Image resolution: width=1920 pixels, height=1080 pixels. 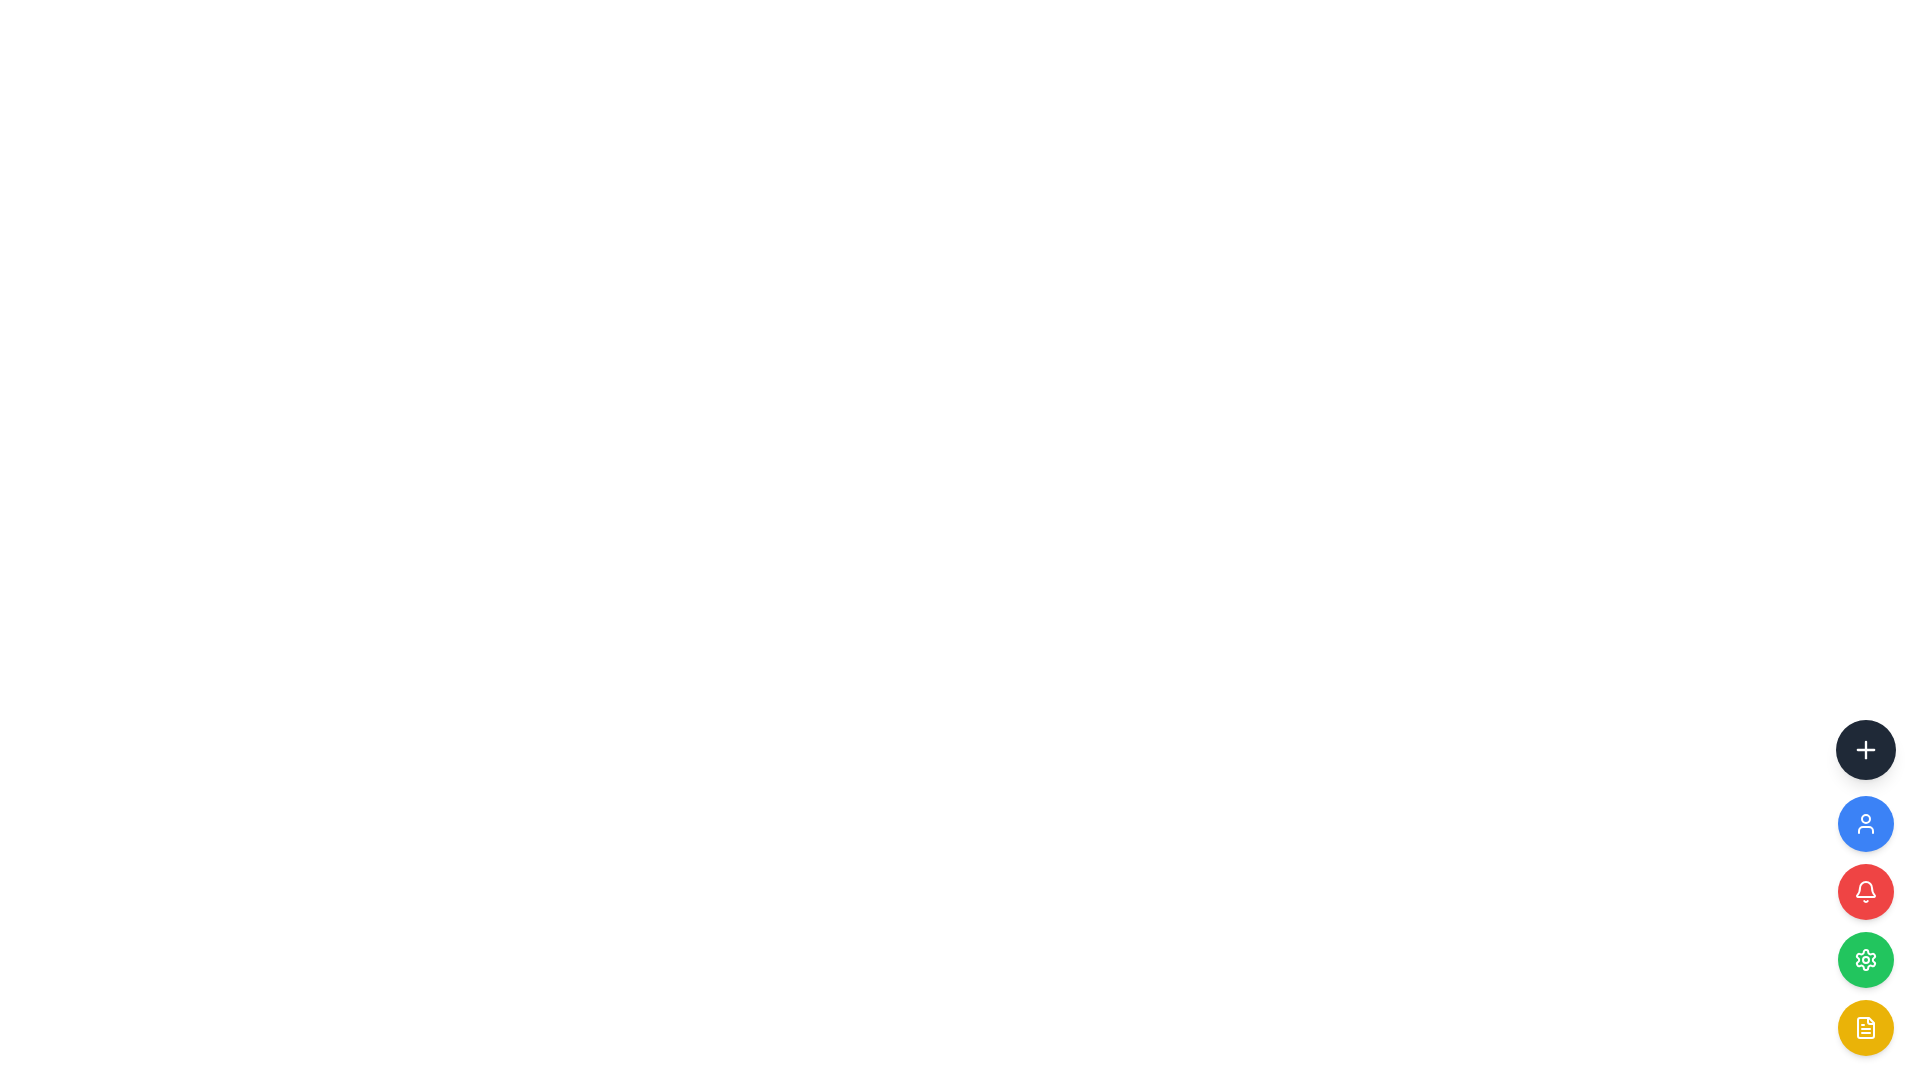 What do you see at coordinates (1865, 886) in the screenshot?
I see `the fifth circular button located at the bottom right corner of the layout` at bounding box center [1865, 886].